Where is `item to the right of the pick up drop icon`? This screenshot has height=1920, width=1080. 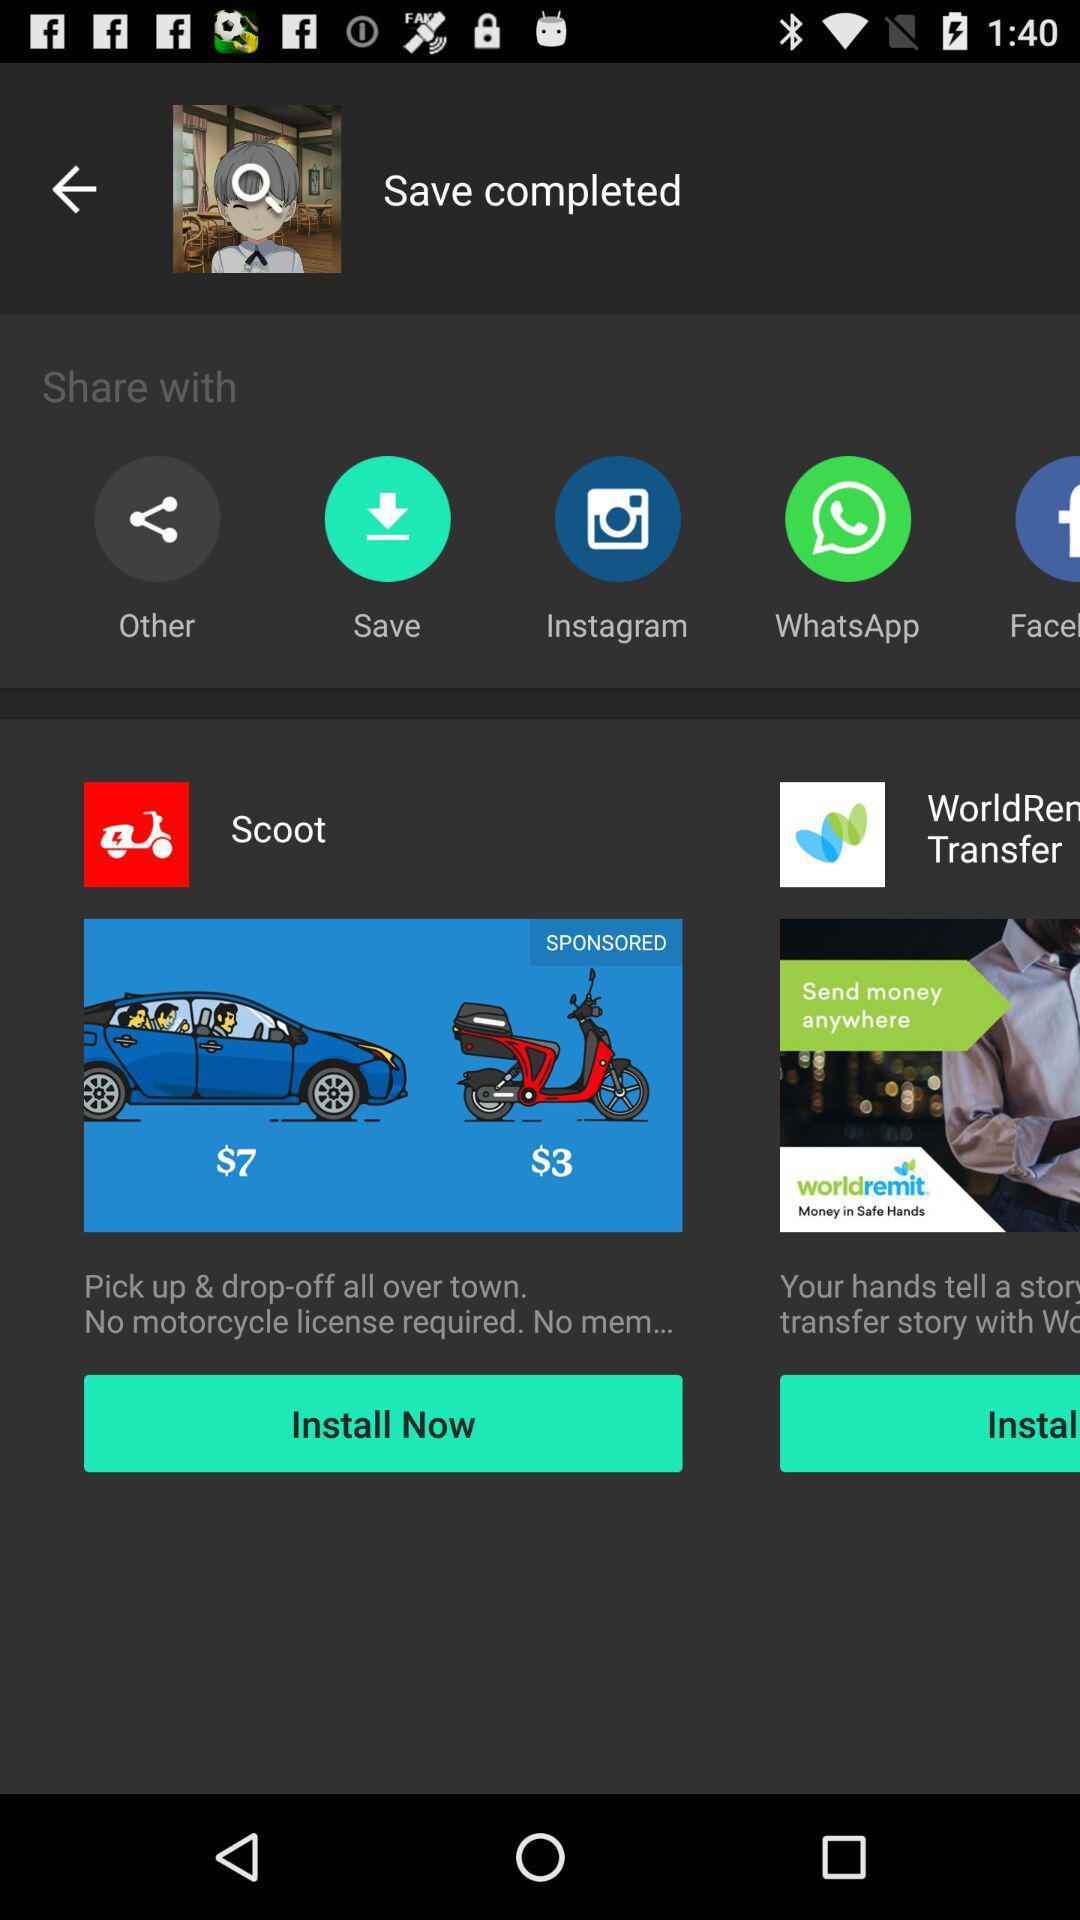 item to the right of the pick up drop icon is located at coordinates (929, 1303).